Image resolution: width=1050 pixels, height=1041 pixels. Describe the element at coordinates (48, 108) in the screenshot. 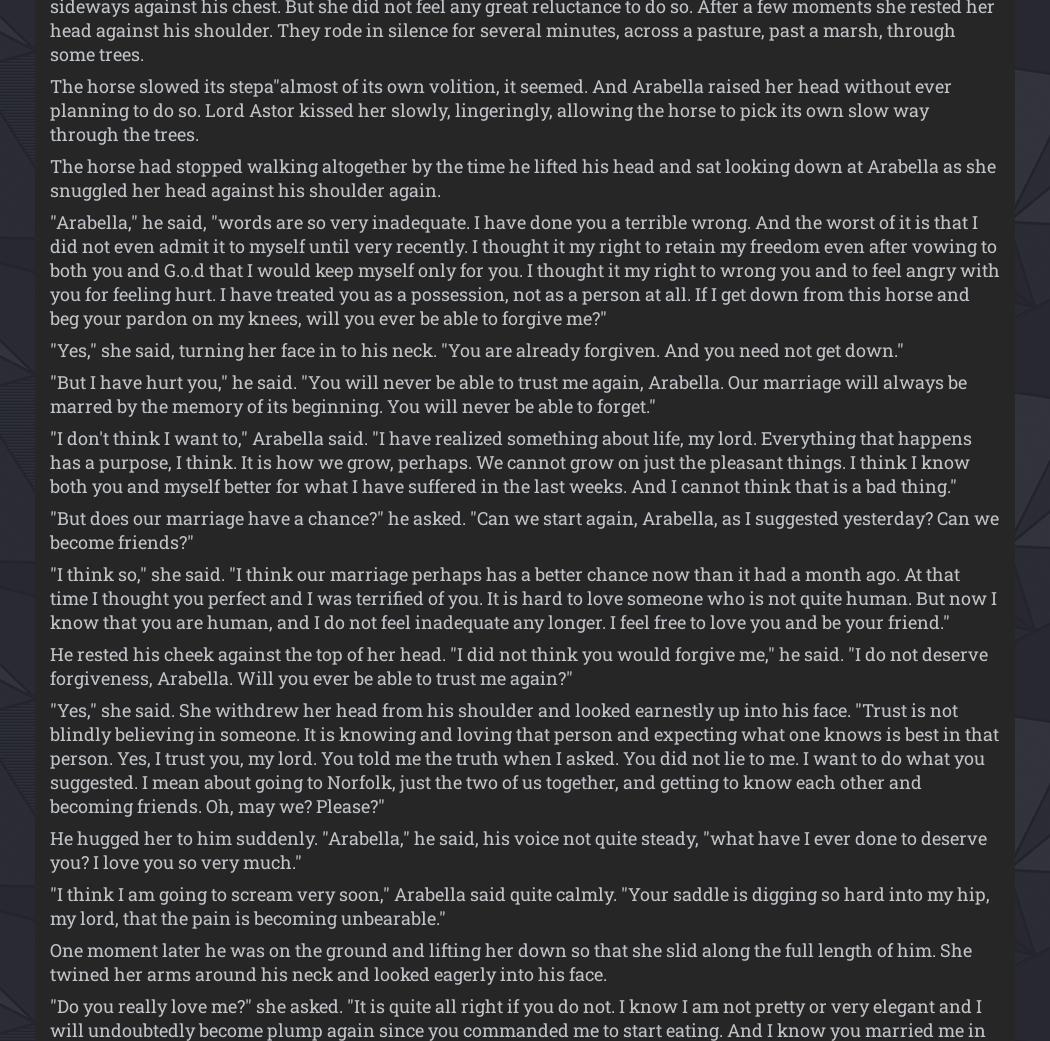

I see `'The horse slowed its stepa"almost of its own volition, it seemed. And Arabella raised her head without ever planning to do so. Lord Astor kissed her slowly, lingeringly, allowing the horse to pick its own slow way through the trees.'` at that location.